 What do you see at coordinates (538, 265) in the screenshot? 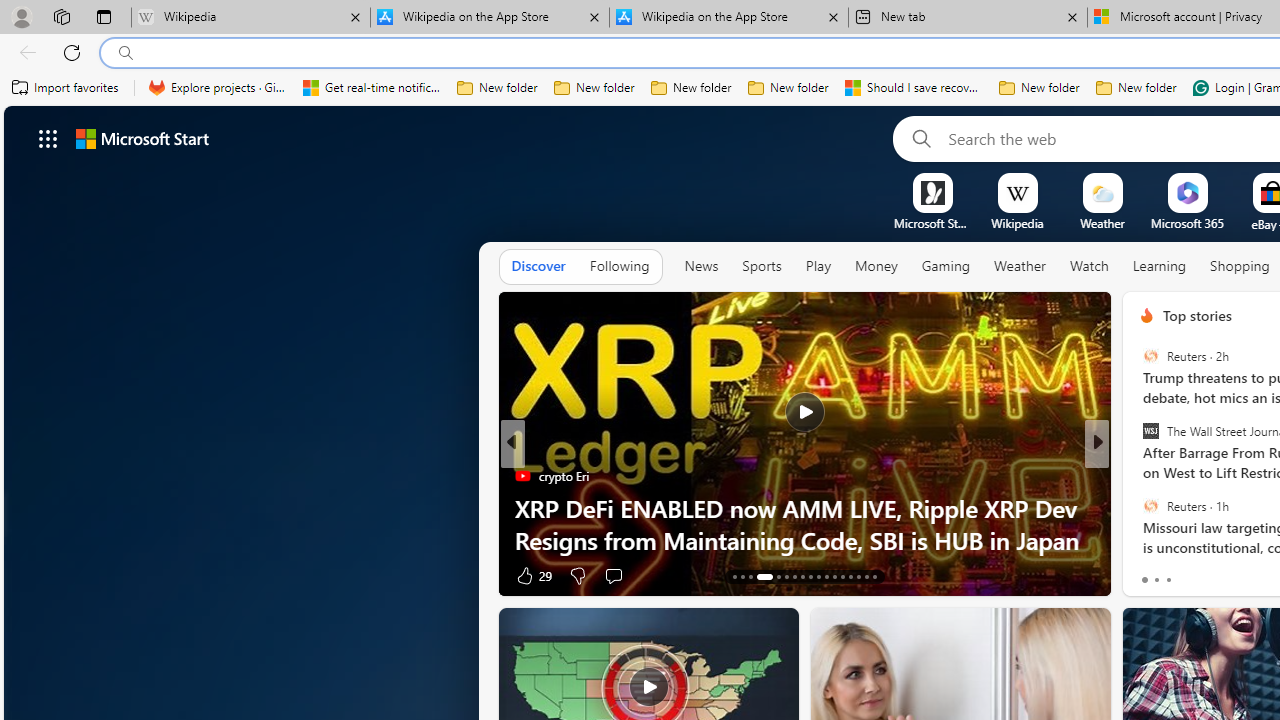
I see `'Discover'` at bounding box center [538, 265].